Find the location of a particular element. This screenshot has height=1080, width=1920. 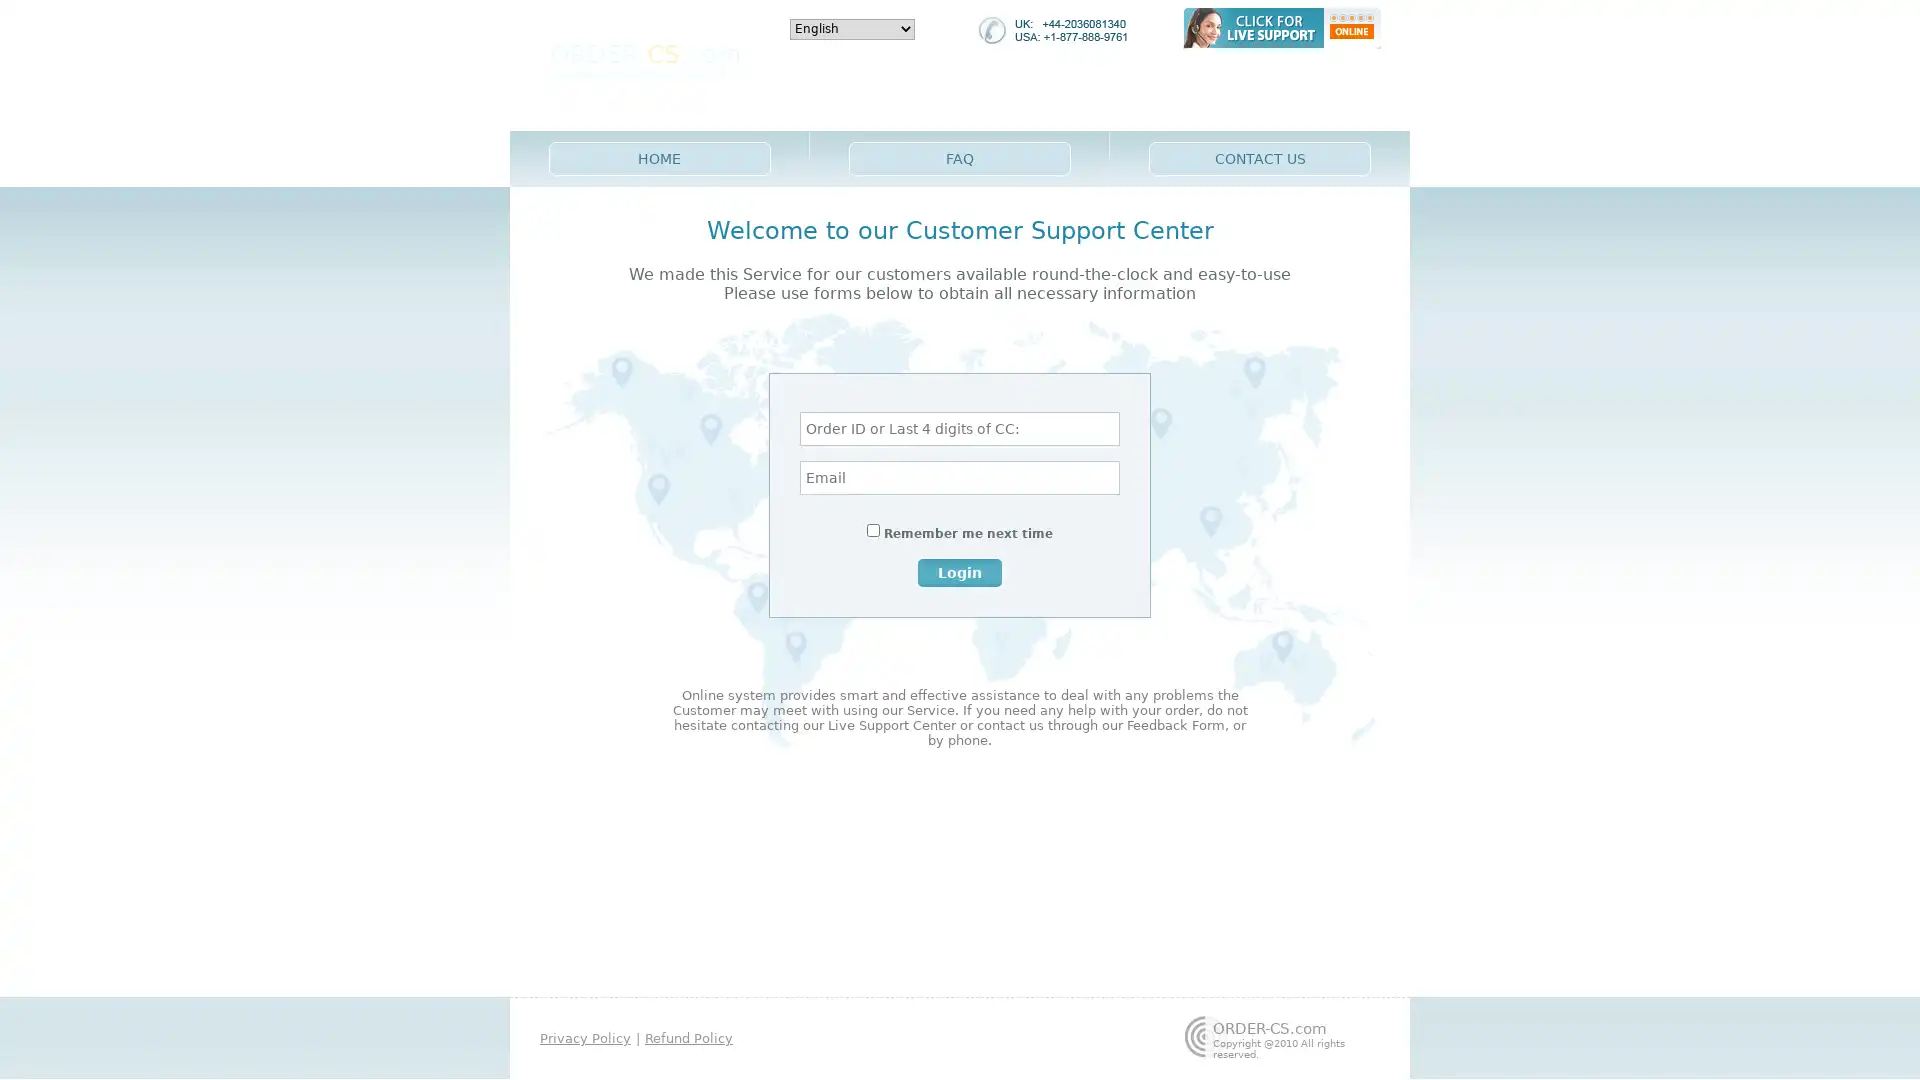

Login is located at coordinates (960, 571).